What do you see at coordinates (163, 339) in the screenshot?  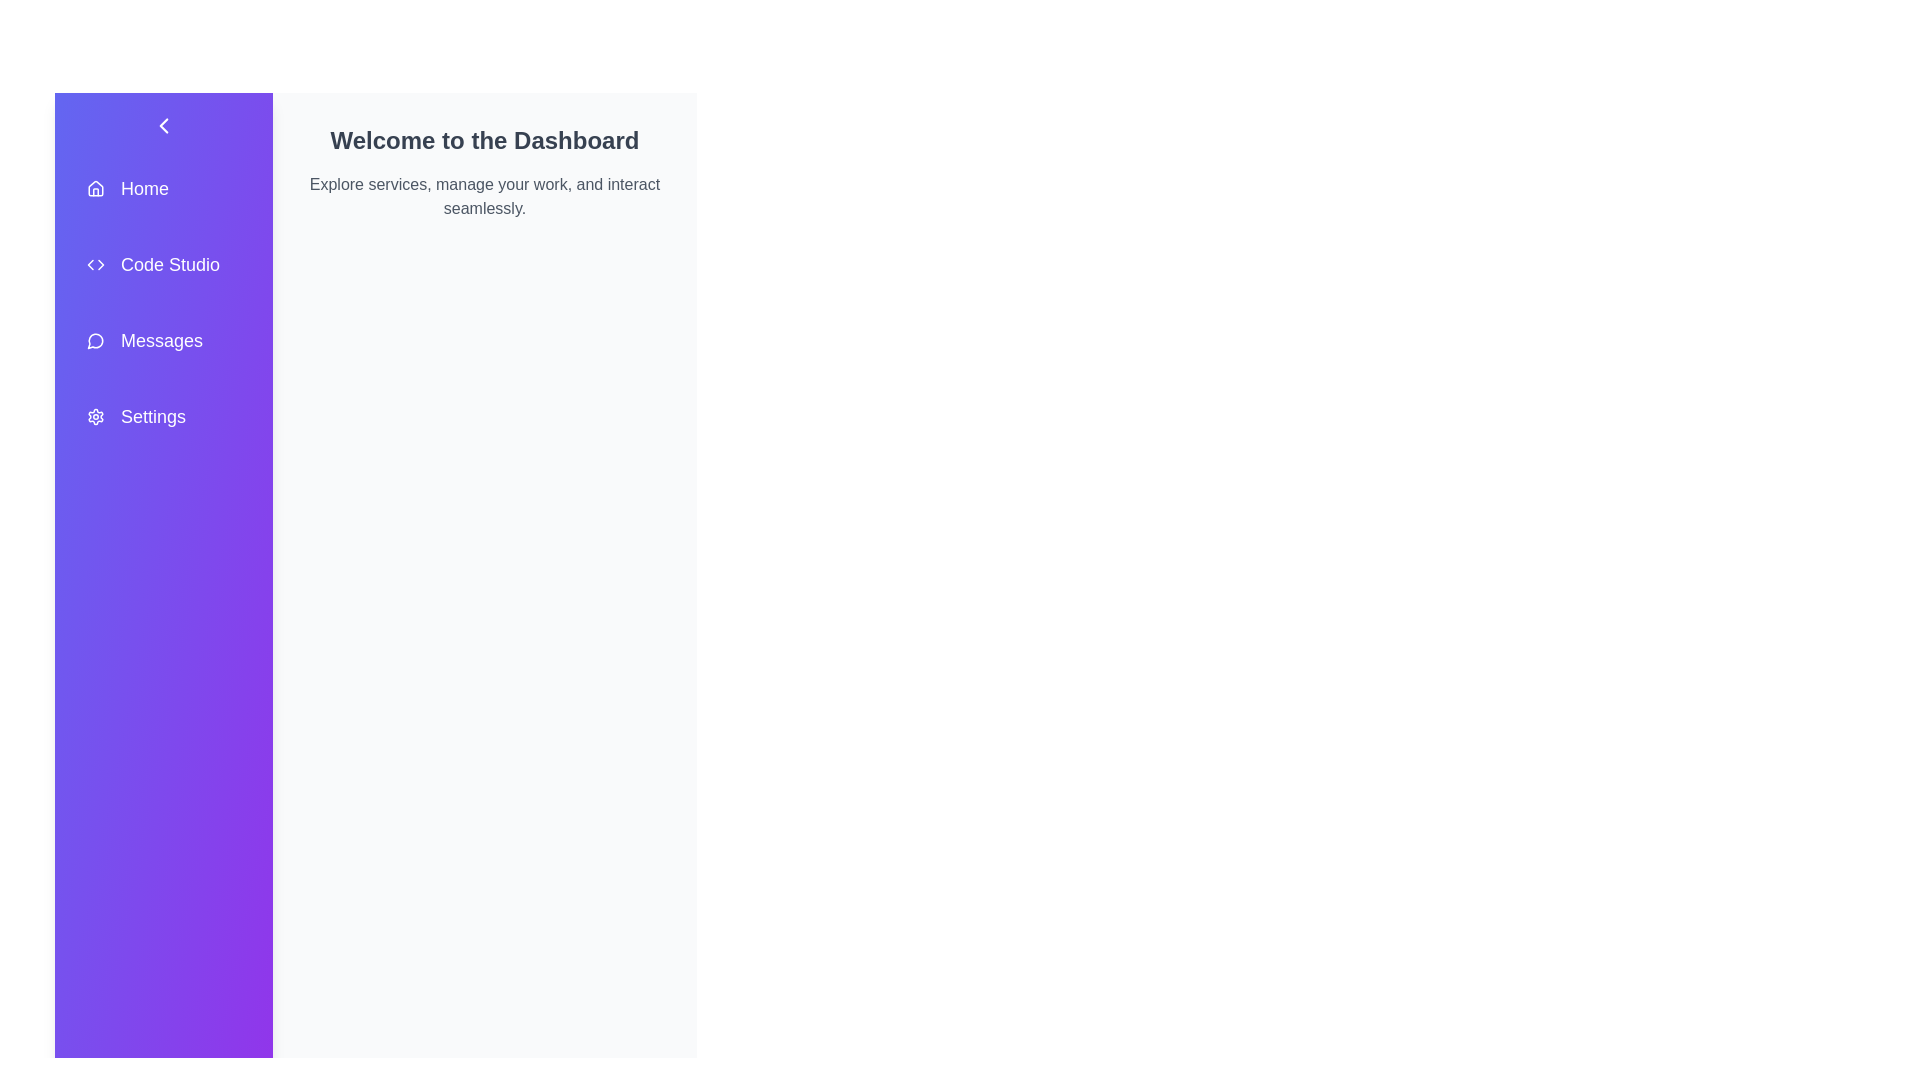 I see `the menu item labeled 'Messages' to observe its hover effect` at bounding box center [163, 339].